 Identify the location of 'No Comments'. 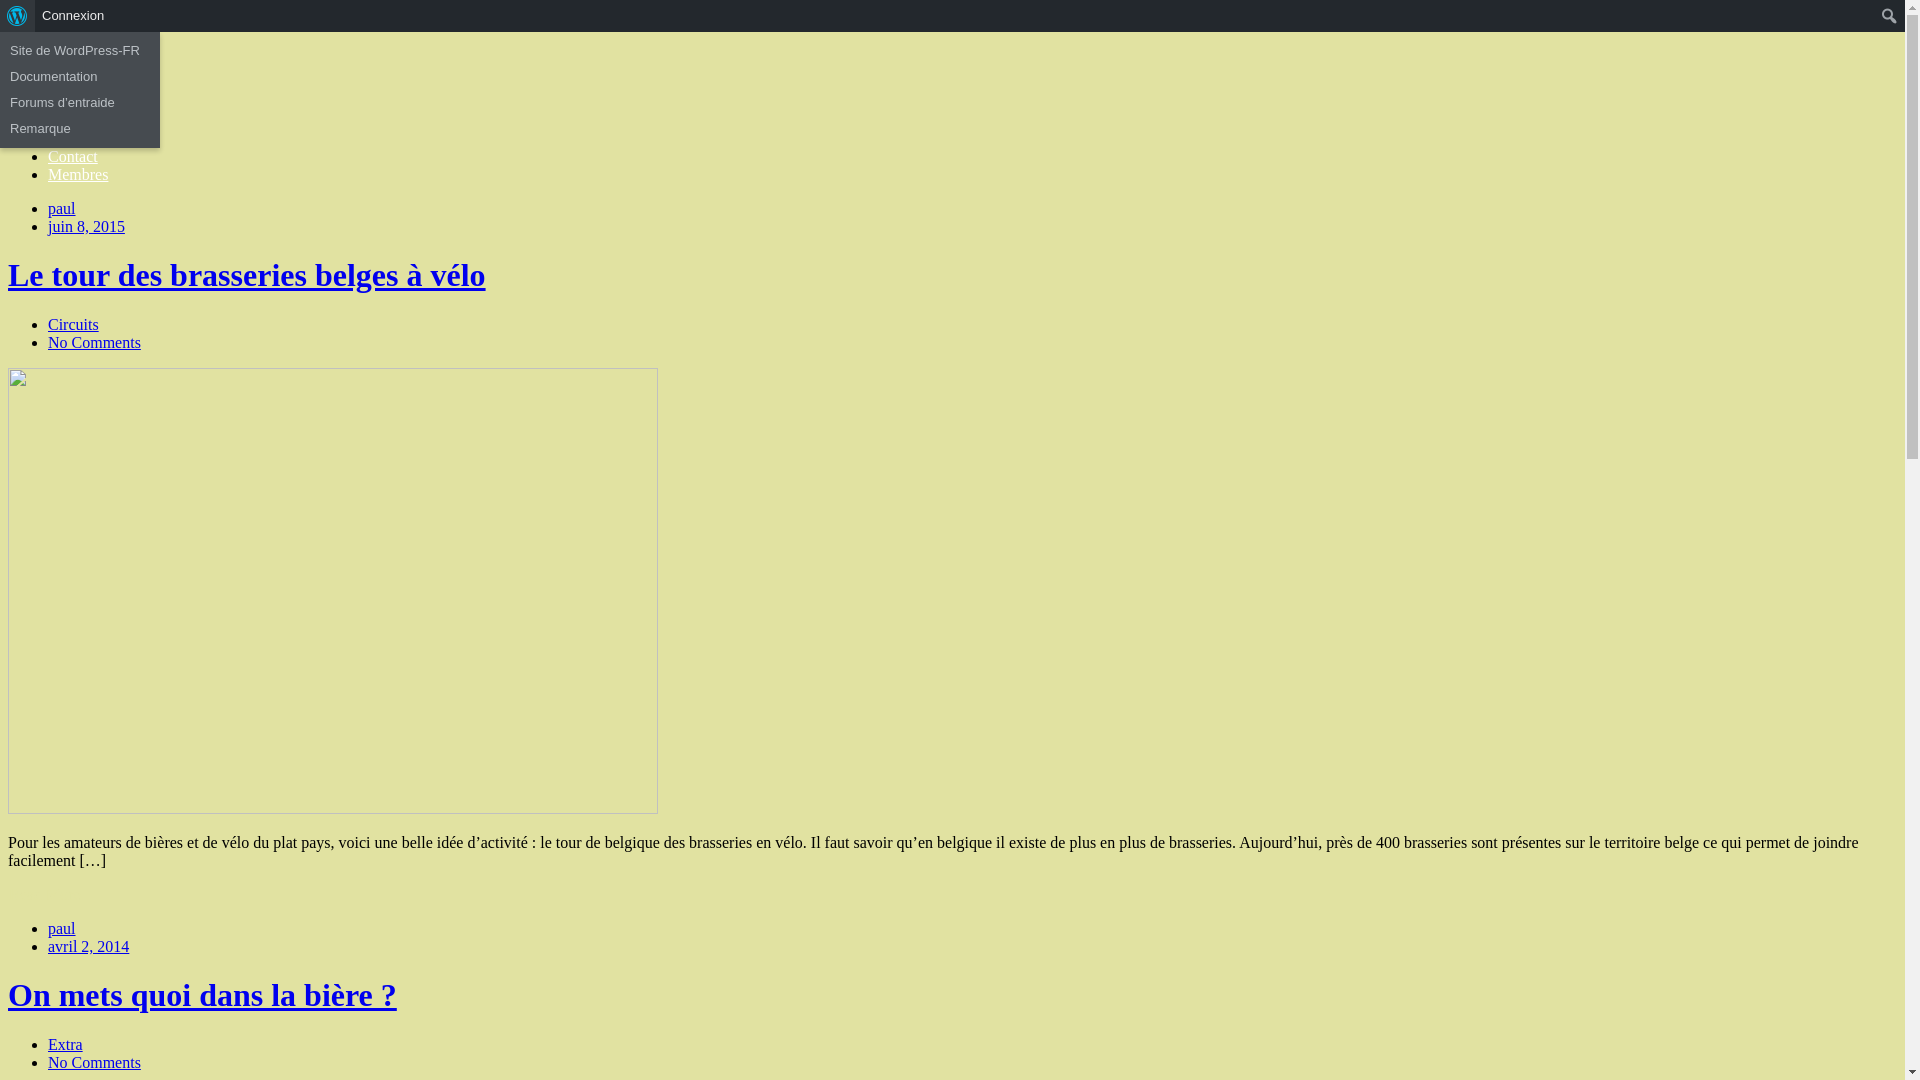
(93, 1061).